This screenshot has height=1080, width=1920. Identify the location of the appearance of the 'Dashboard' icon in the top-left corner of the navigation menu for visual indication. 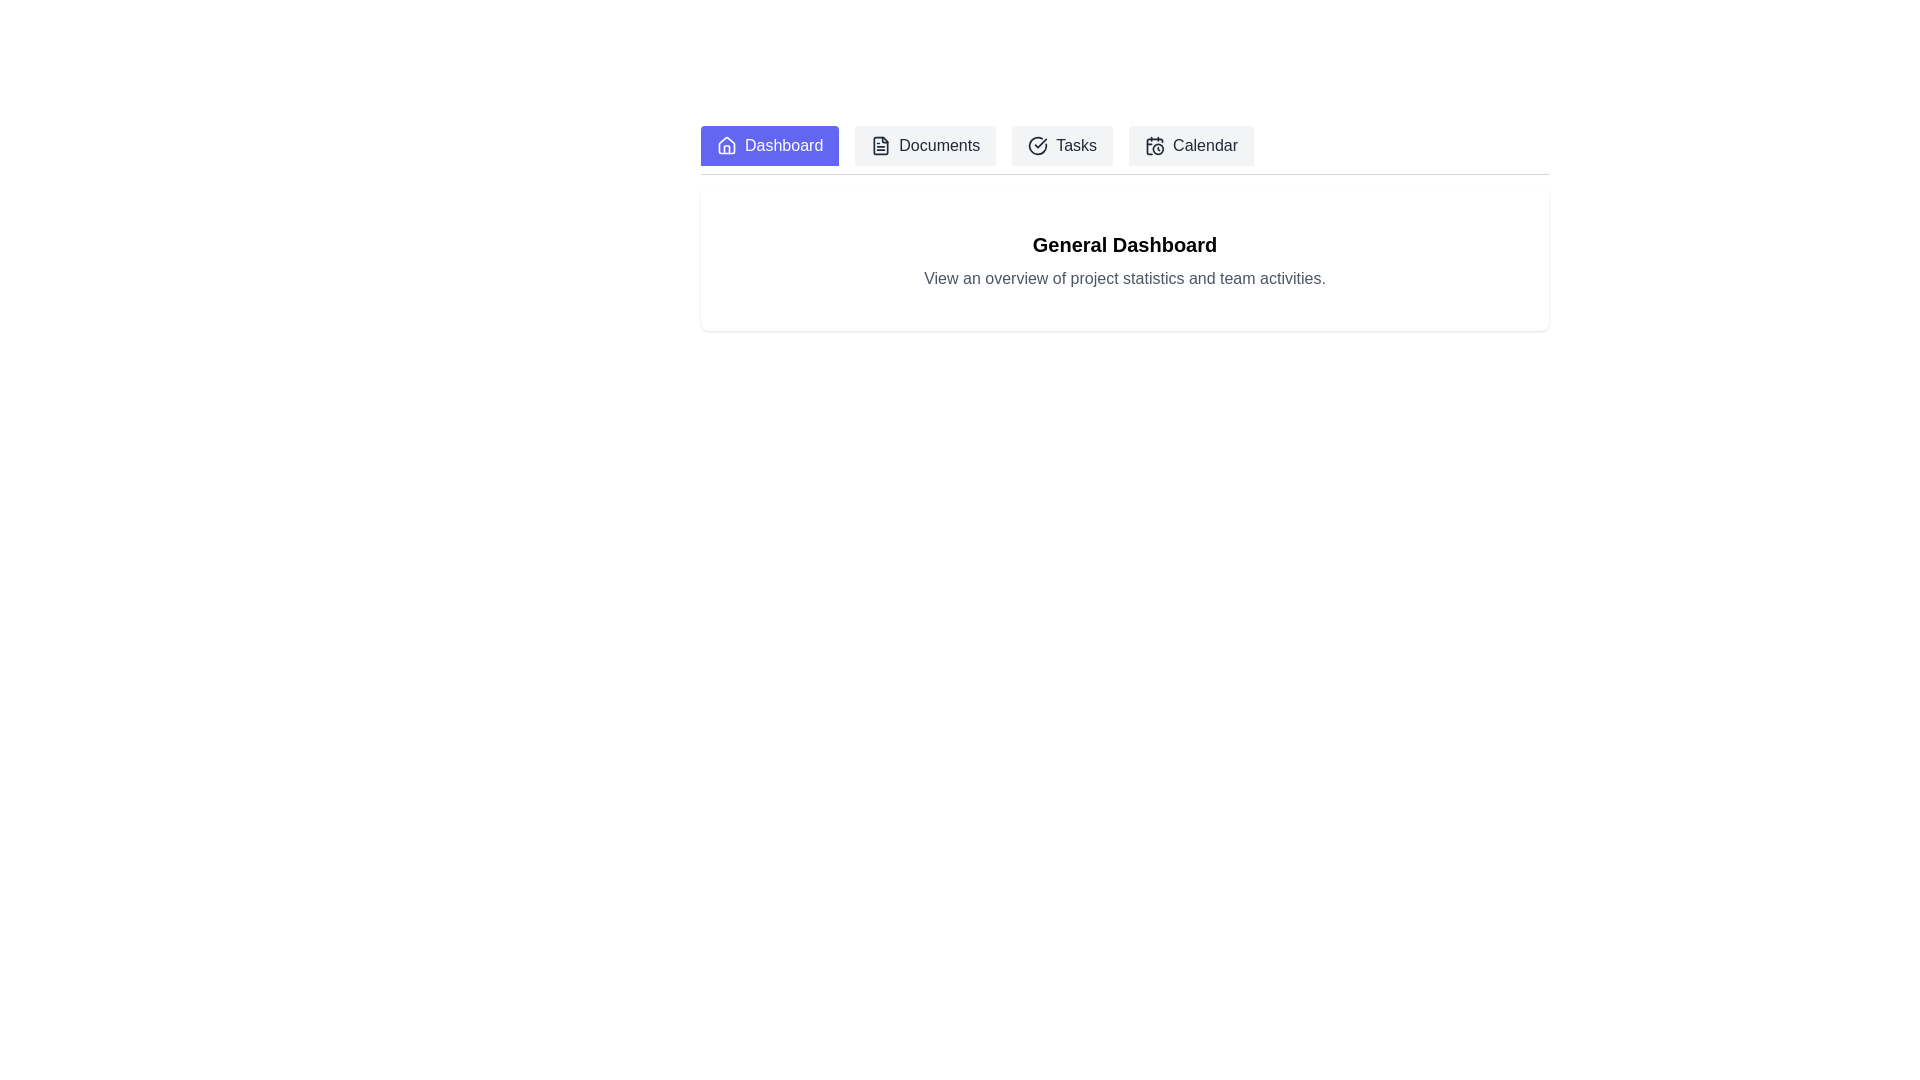
(725, 144).